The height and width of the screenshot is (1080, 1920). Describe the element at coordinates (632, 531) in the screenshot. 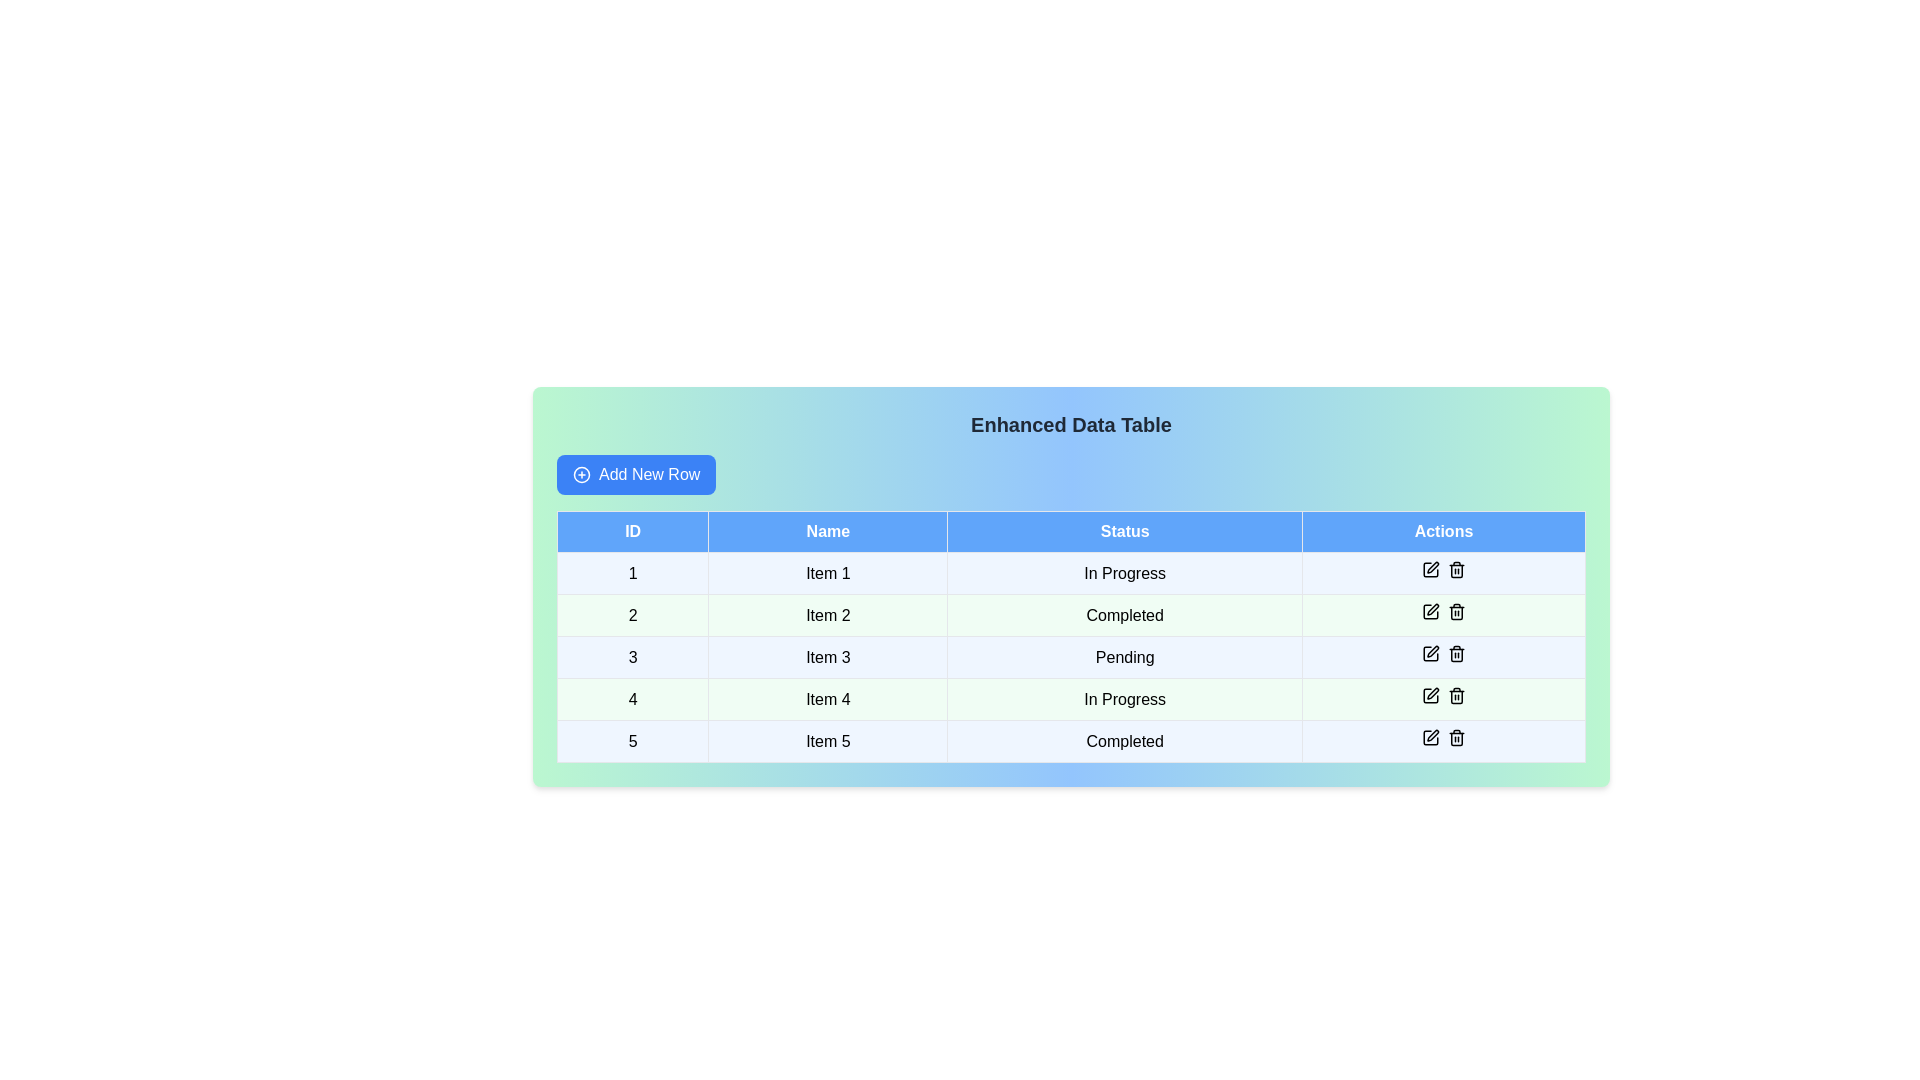

I see `the 'ID' header text label in the table, which has a blue background and white text, positioned at the top left of the table layout` at that location.